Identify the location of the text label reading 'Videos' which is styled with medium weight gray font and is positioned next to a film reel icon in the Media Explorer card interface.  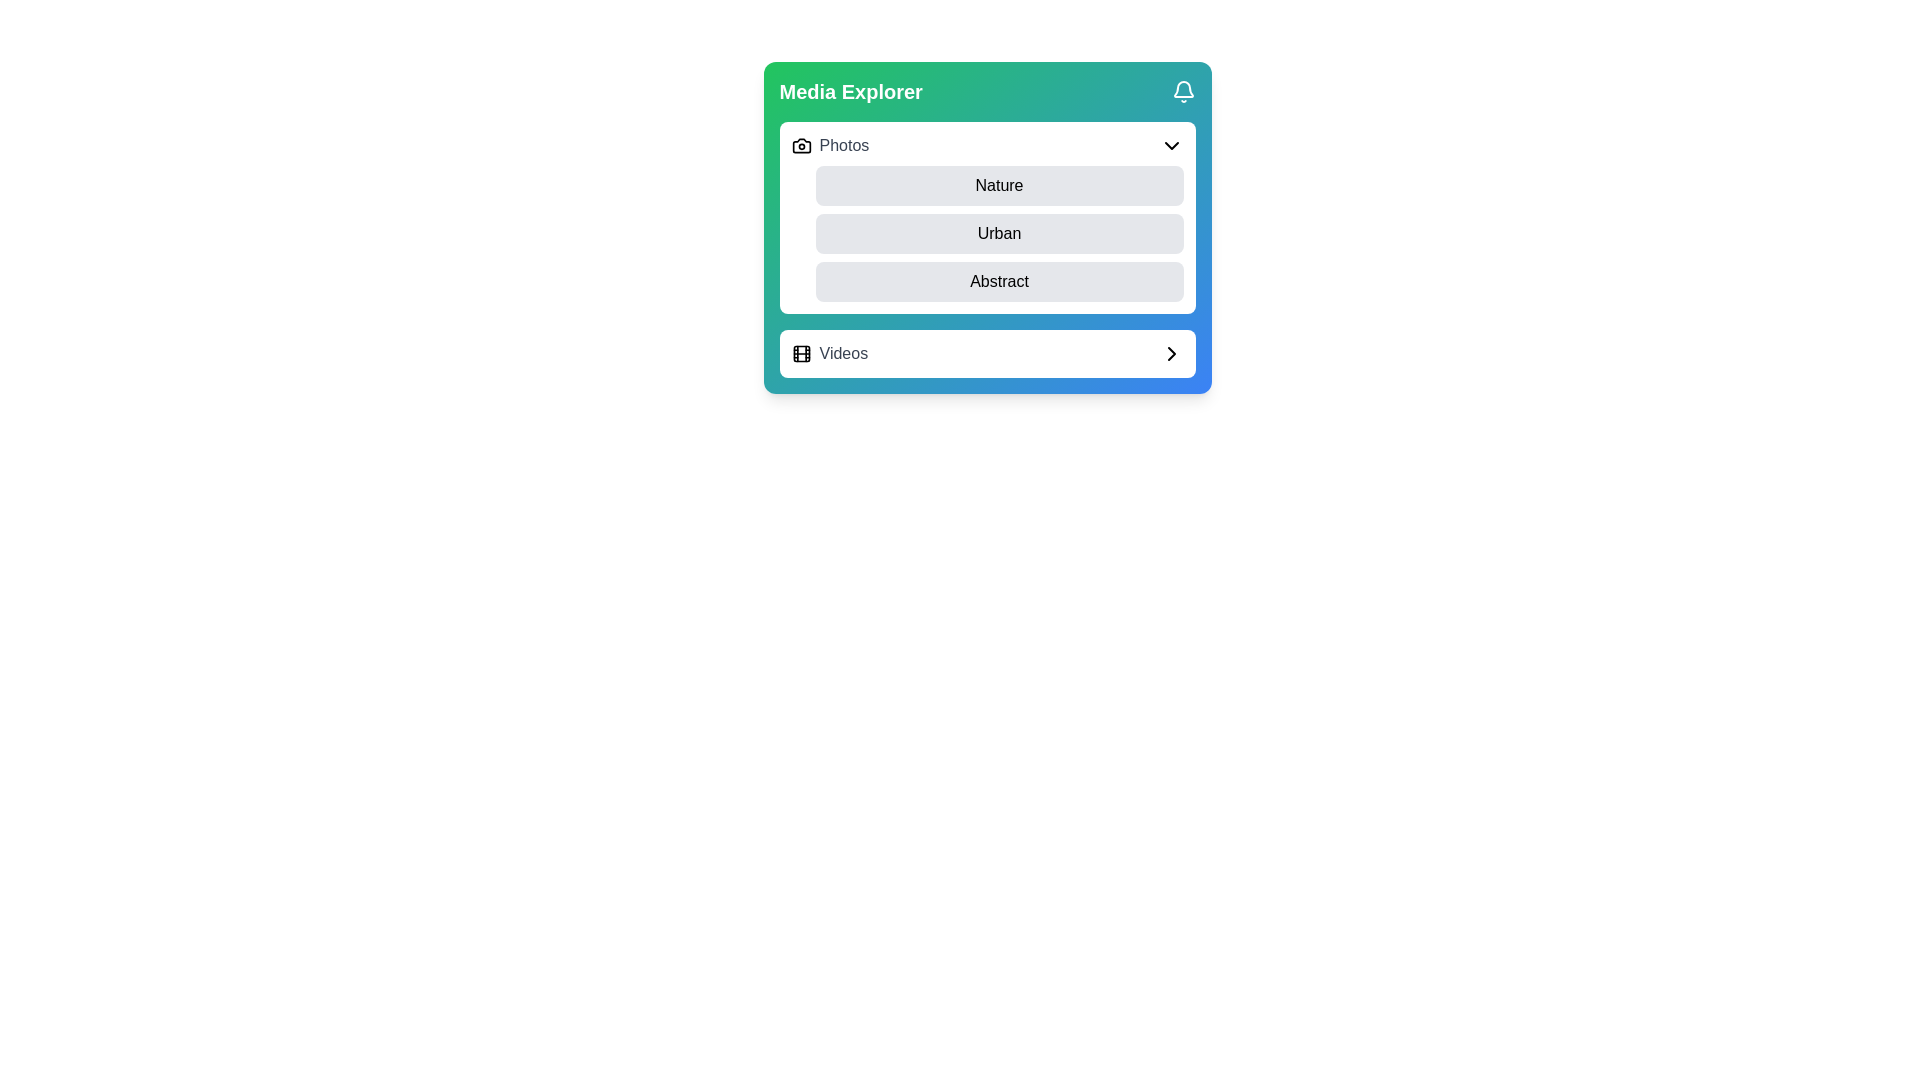
(843, 353).